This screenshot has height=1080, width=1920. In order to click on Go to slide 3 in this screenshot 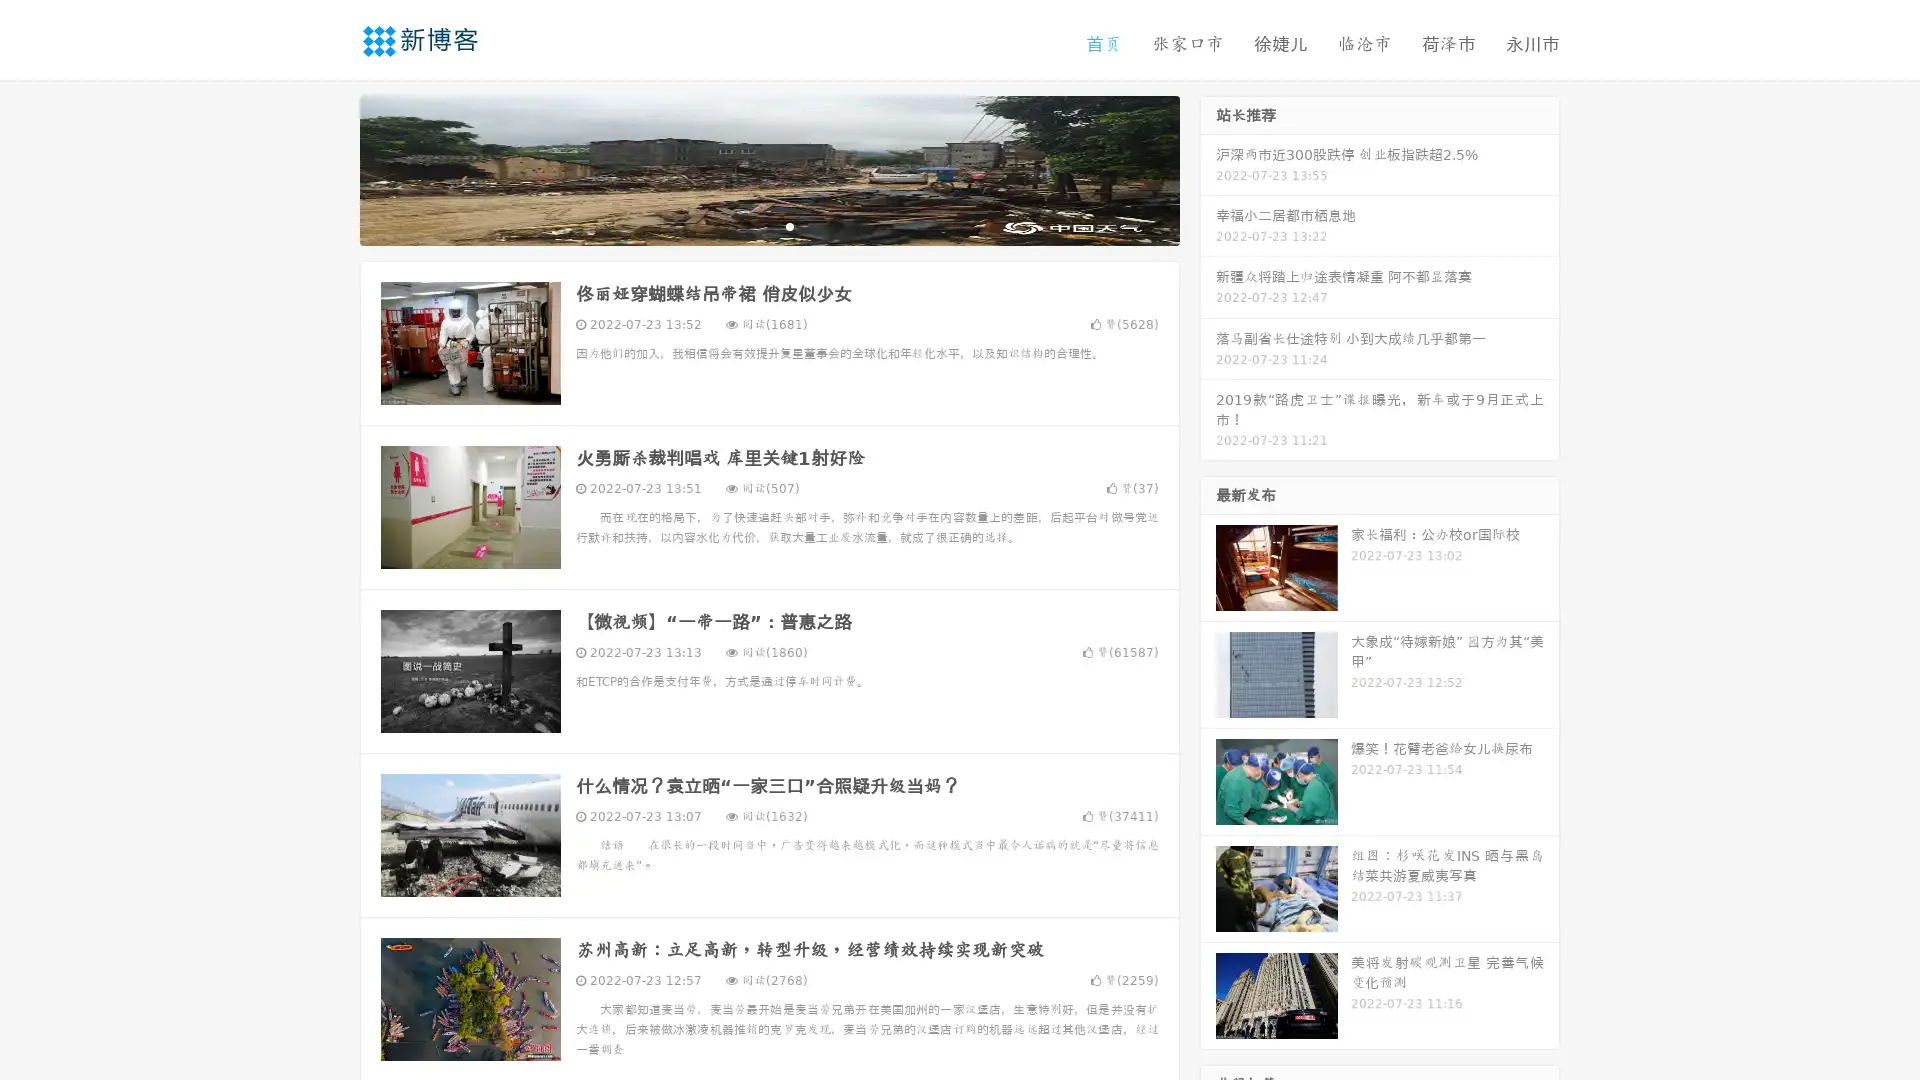, I will do `click(789, 225)`.